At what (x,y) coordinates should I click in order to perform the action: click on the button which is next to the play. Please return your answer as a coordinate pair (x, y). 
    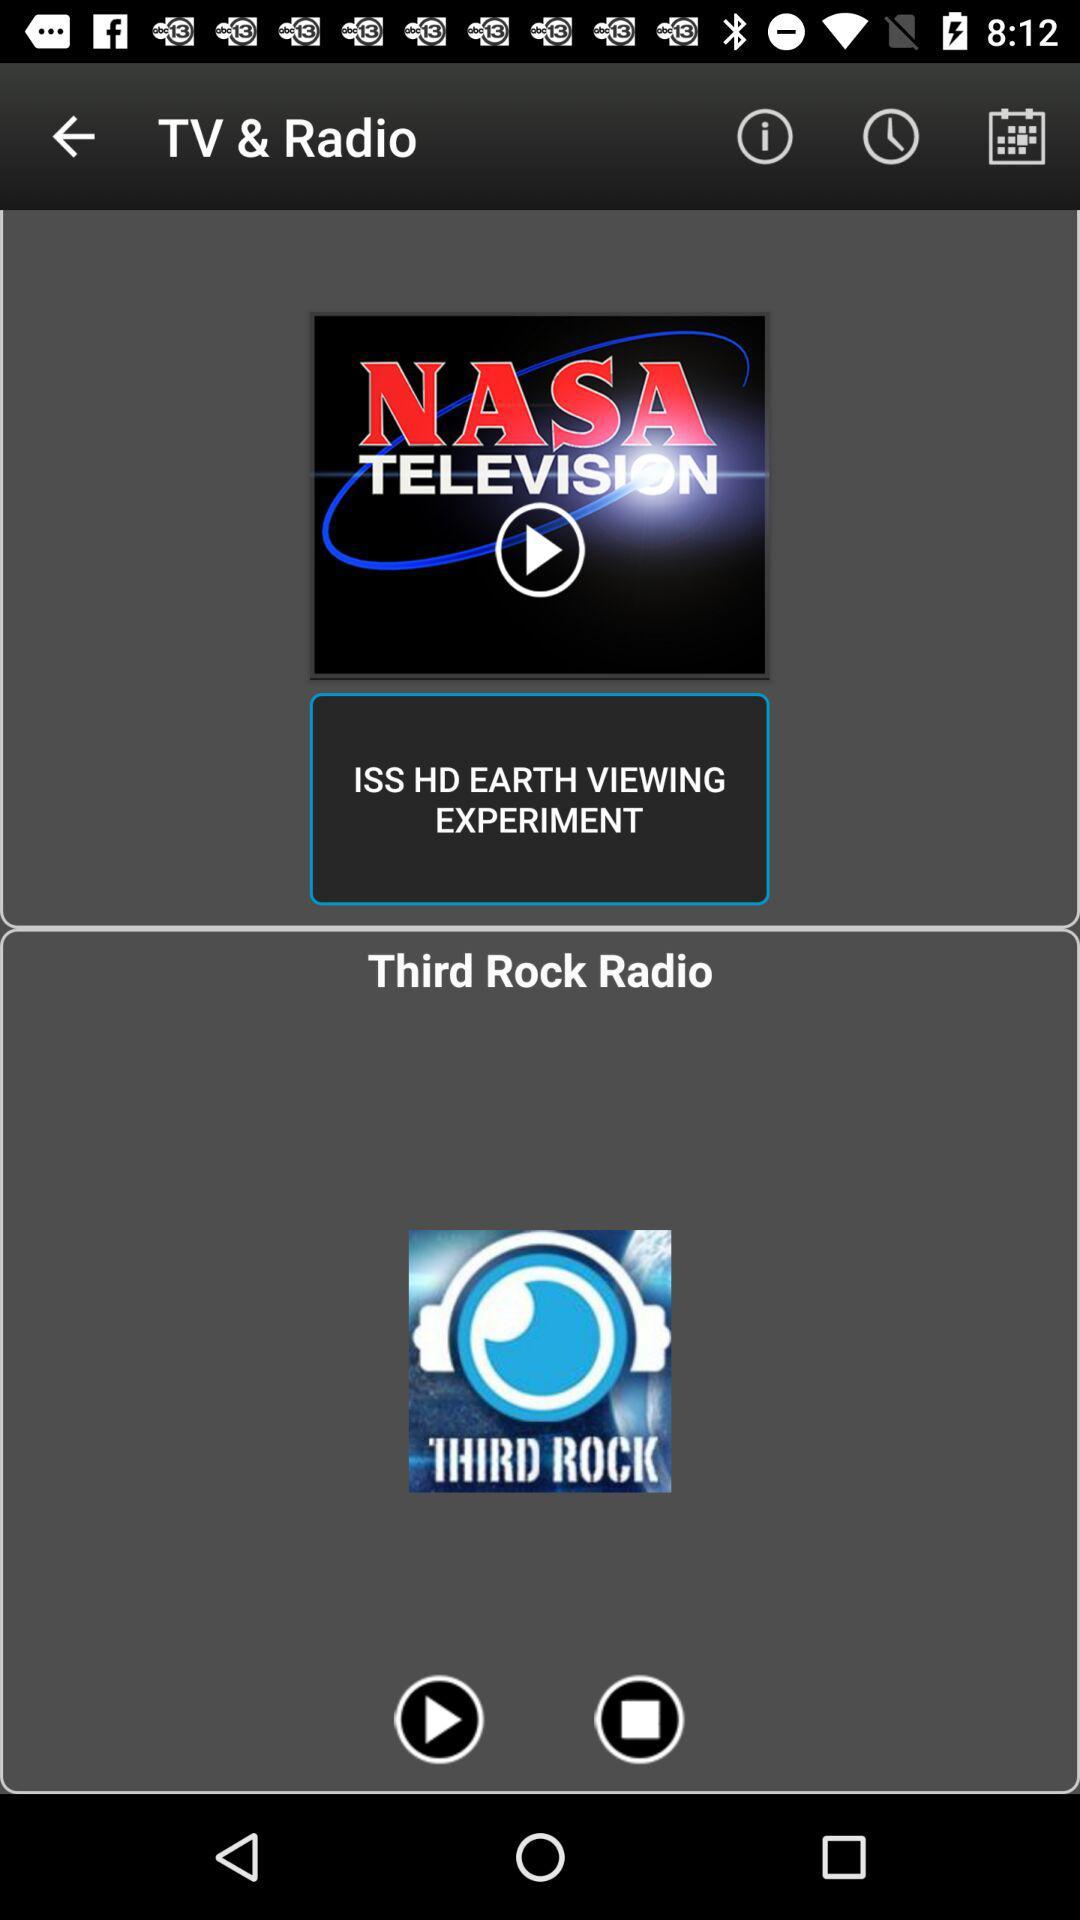
    Looking at the image, I should click on (640, 1718).